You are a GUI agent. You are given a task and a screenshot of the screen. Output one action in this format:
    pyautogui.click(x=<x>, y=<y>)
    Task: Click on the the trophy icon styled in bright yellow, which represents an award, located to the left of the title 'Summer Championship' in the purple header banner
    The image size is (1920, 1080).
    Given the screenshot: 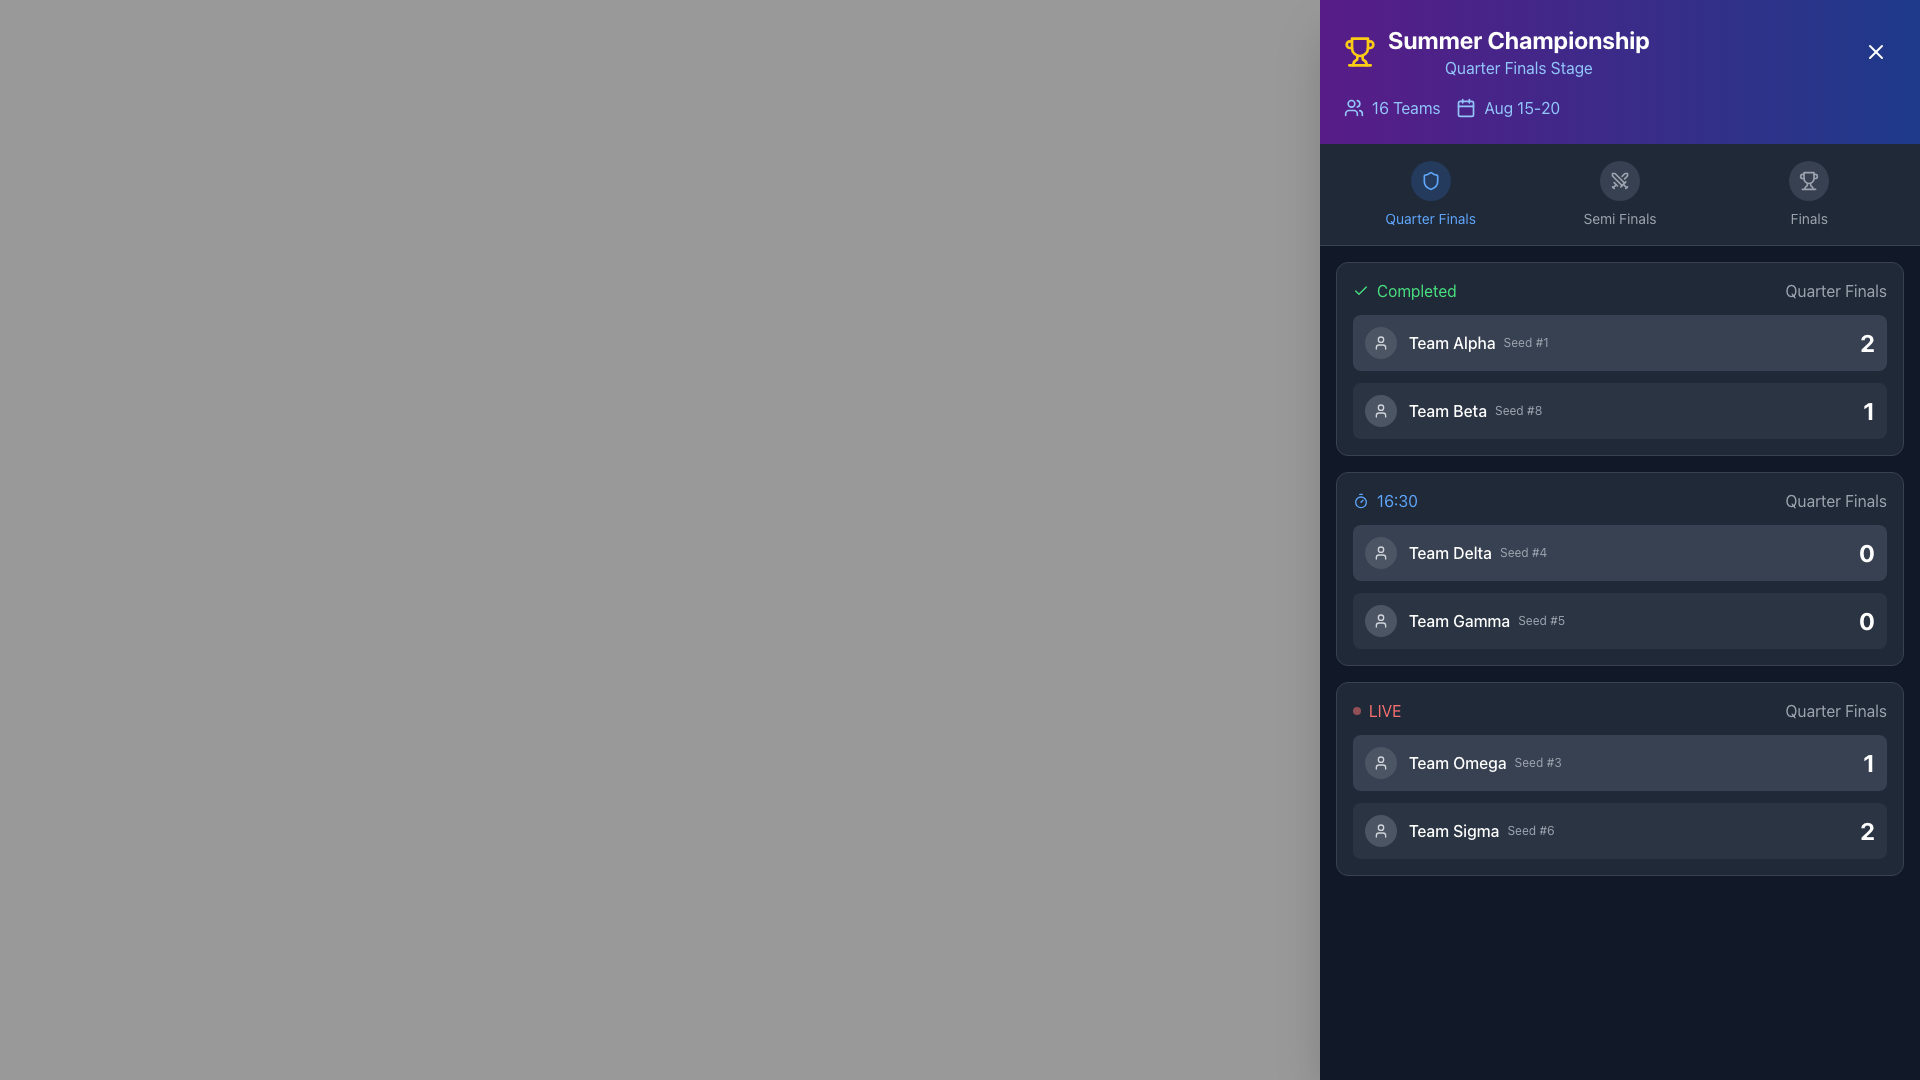 What is the action you would take?
    pyautogui.click(x=1359, y=50)
    